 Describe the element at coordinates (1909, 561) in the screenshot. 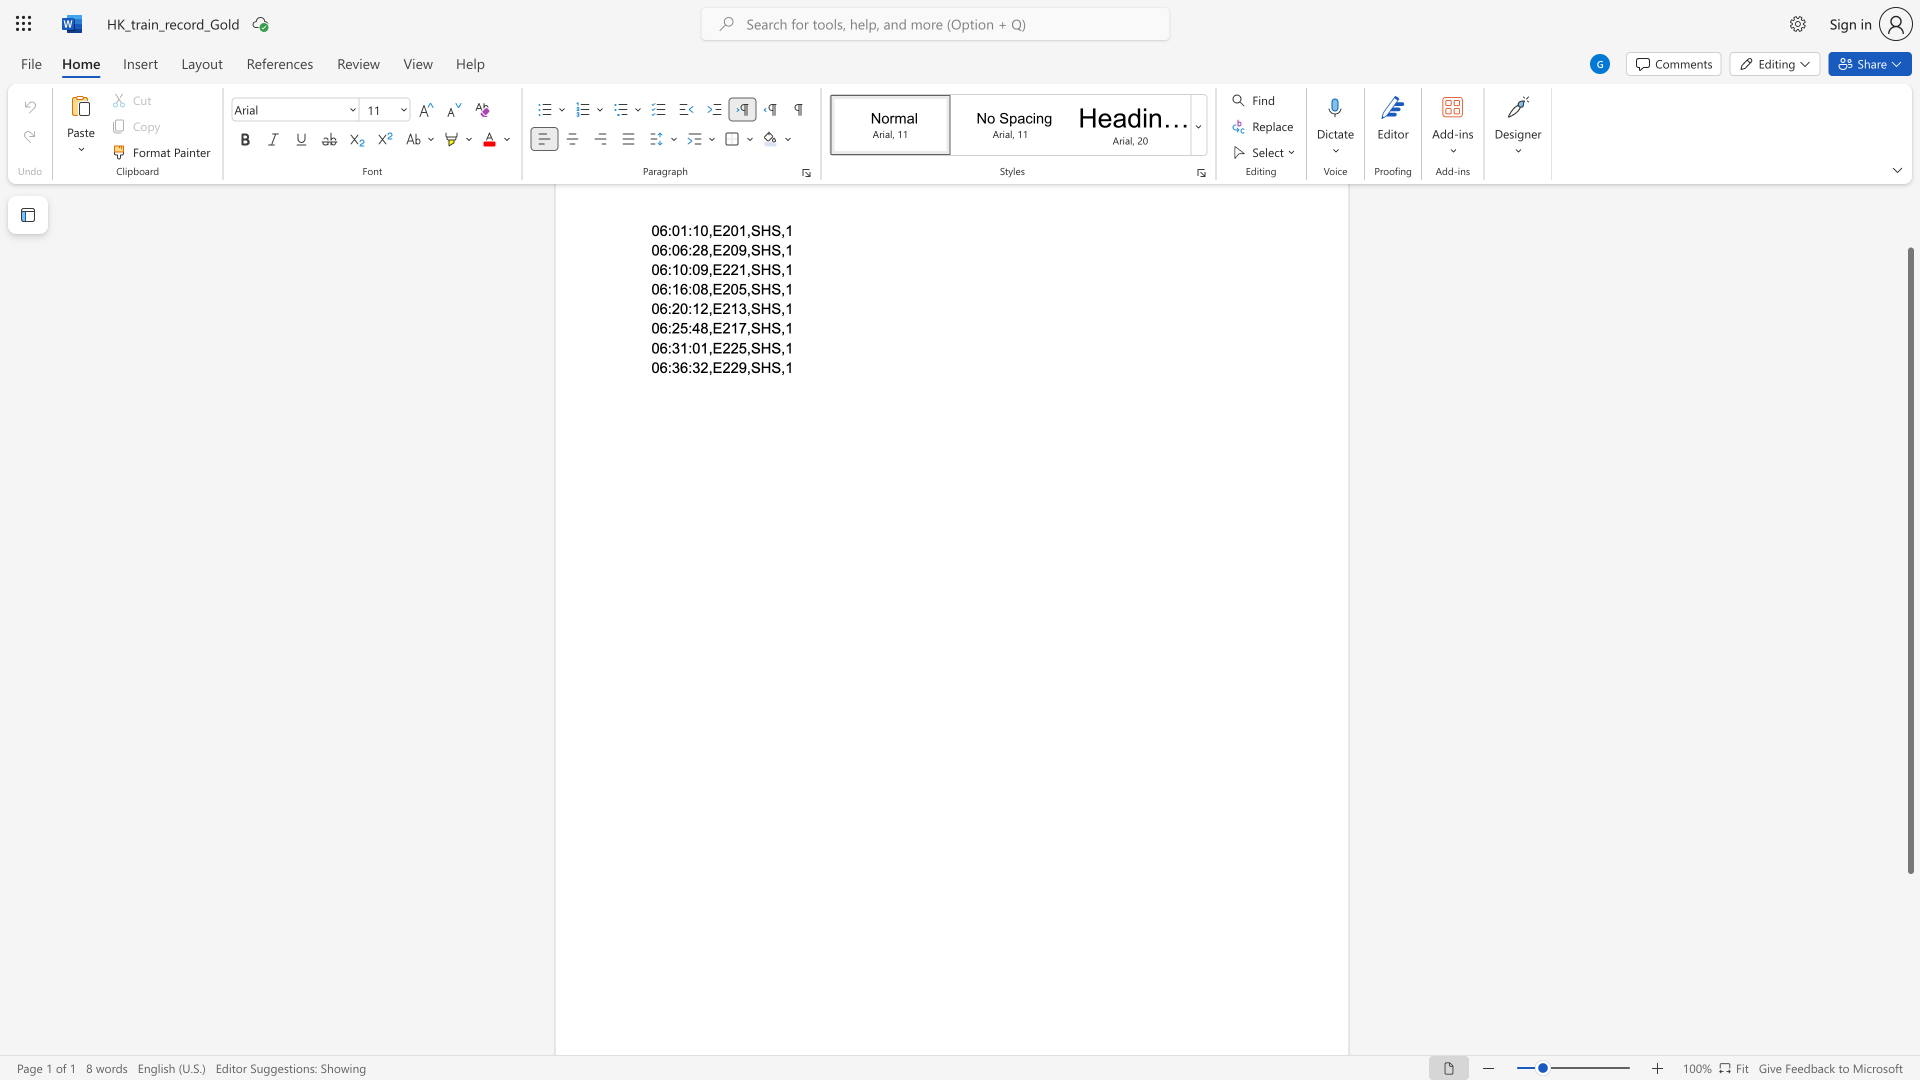

I see `the scrollbar and move down 80 pixels` at that location.